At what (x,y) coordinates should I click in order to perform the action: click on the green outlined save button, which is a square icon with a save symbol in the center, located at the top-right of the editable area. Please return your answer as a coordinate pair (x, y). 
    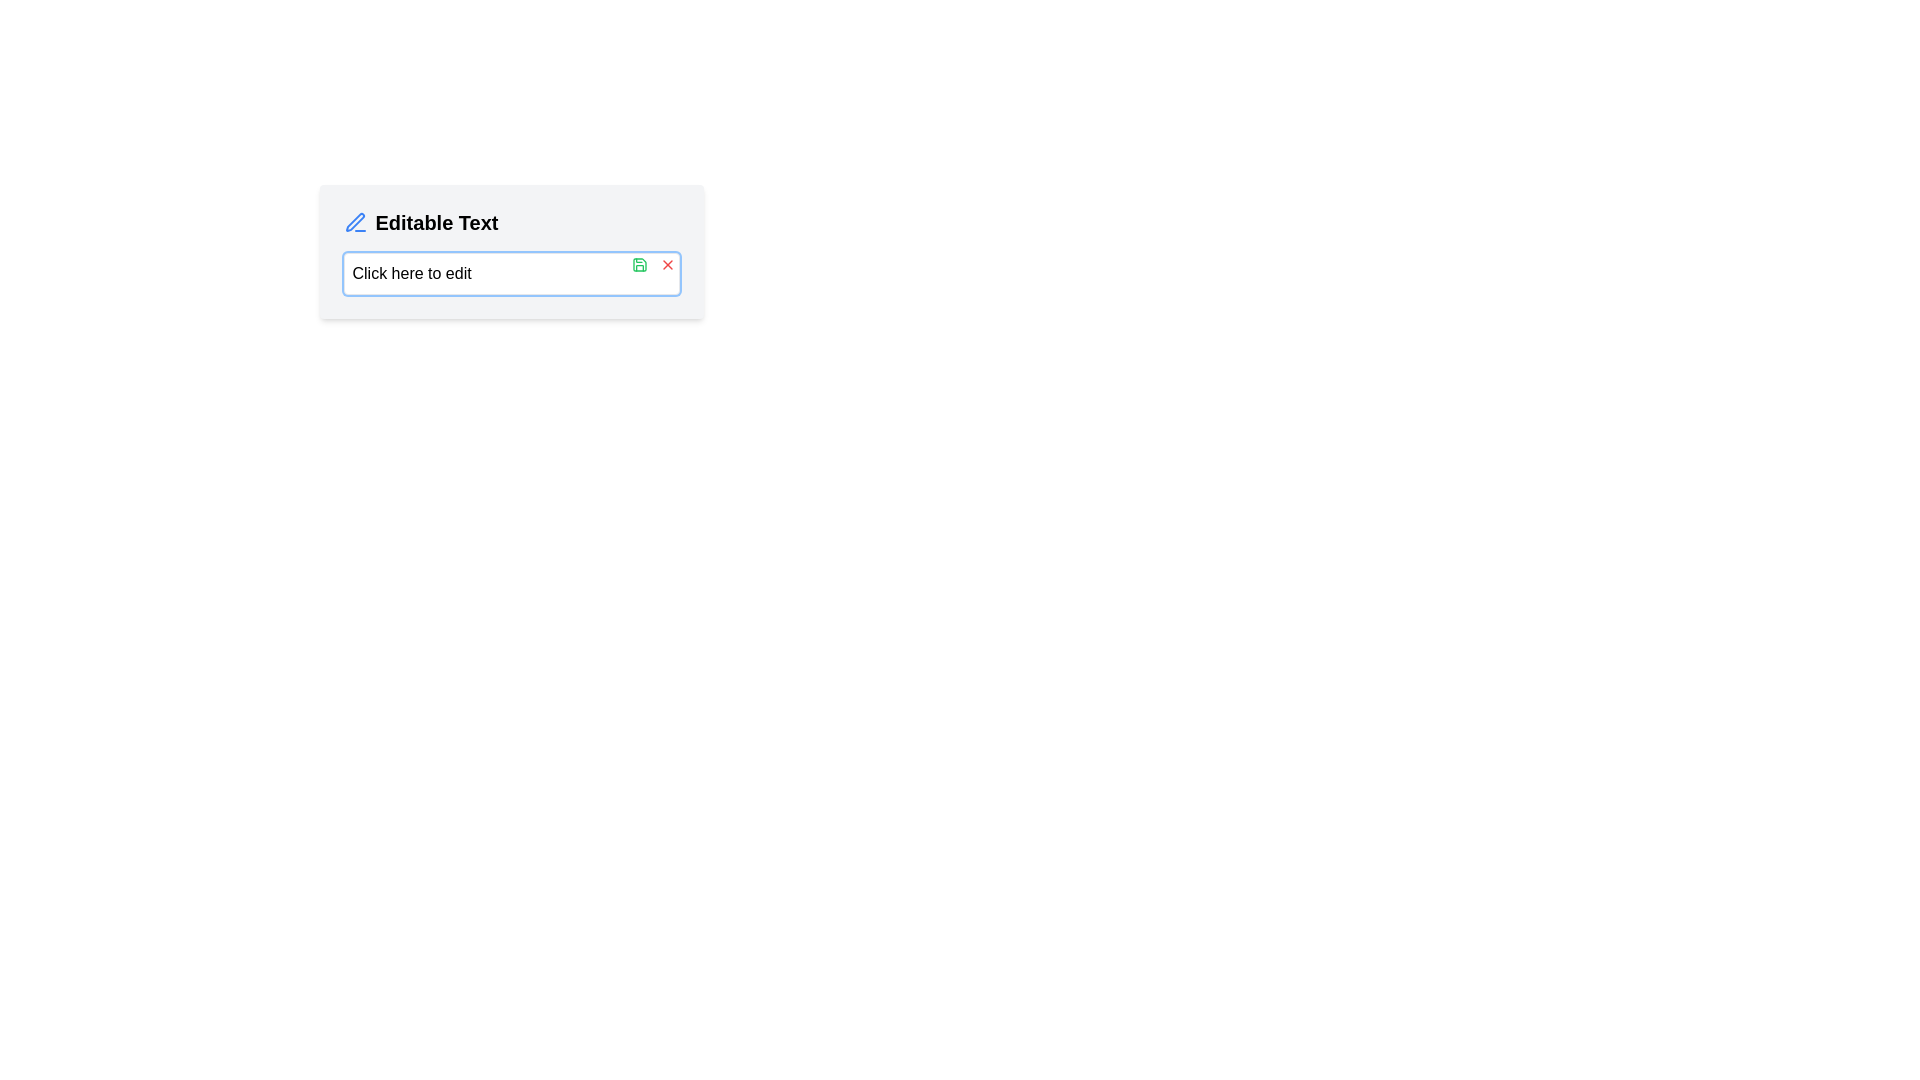
    Looking at the image, I should click on (638, 264).